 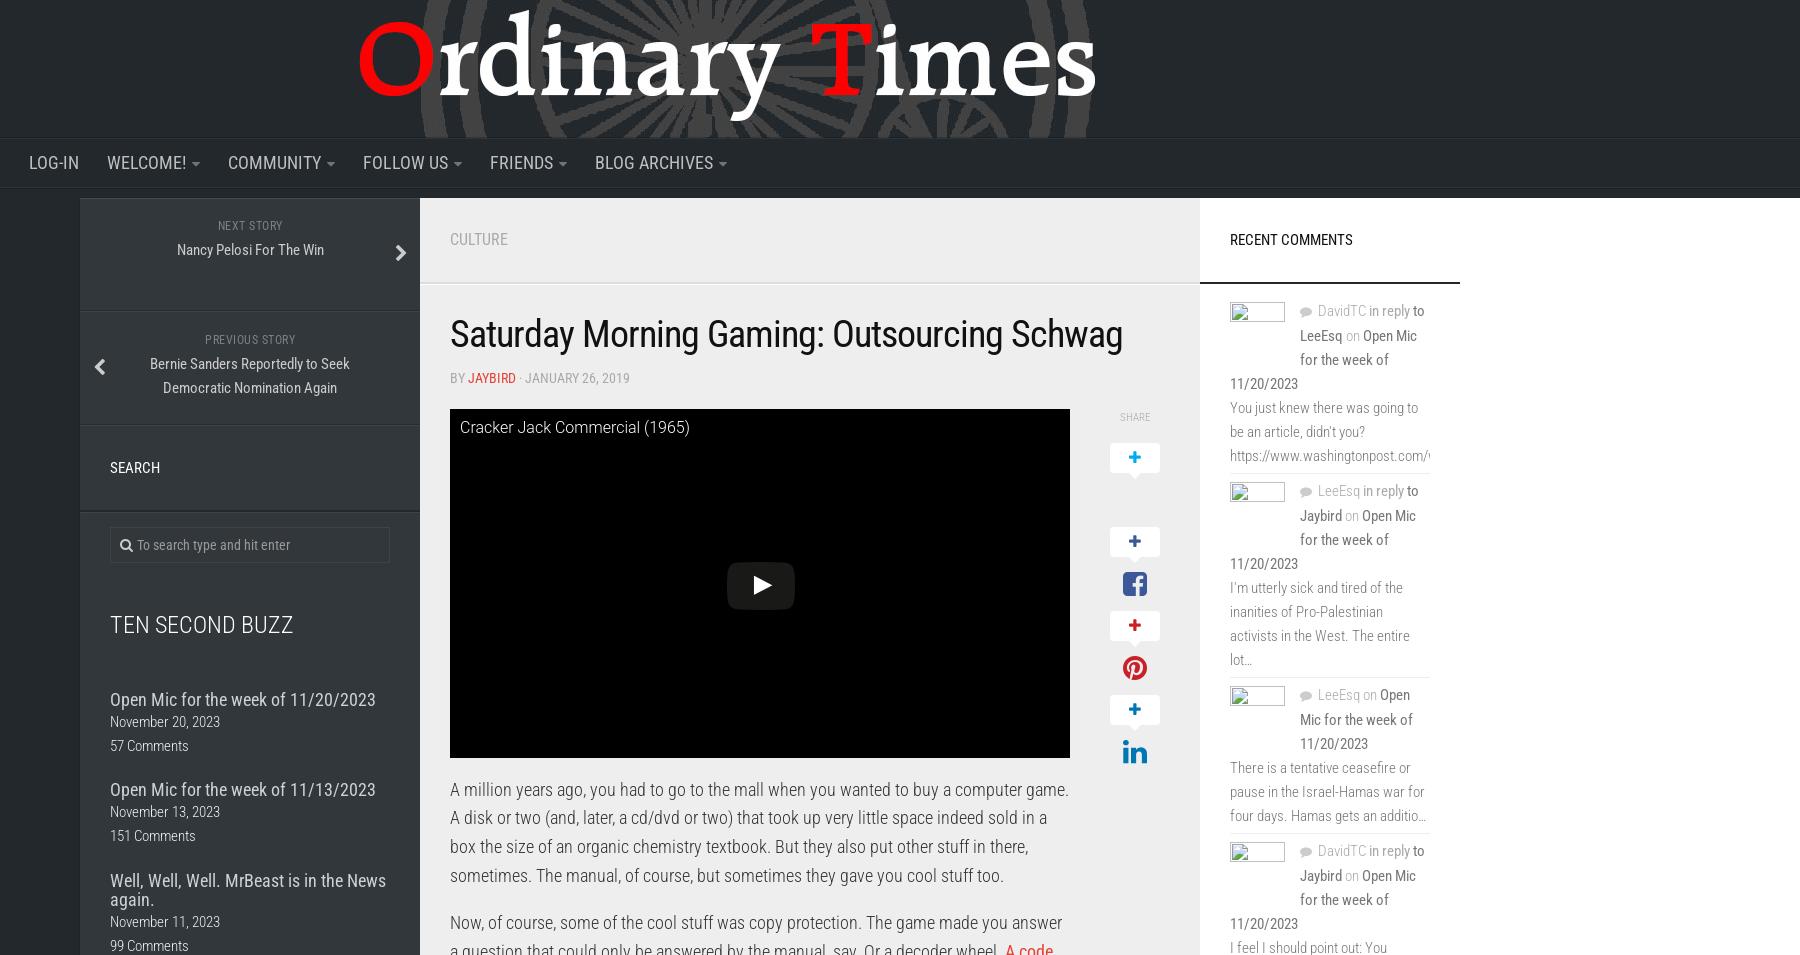 I want to click on 'Jaybird', so click(x=467, y=376).